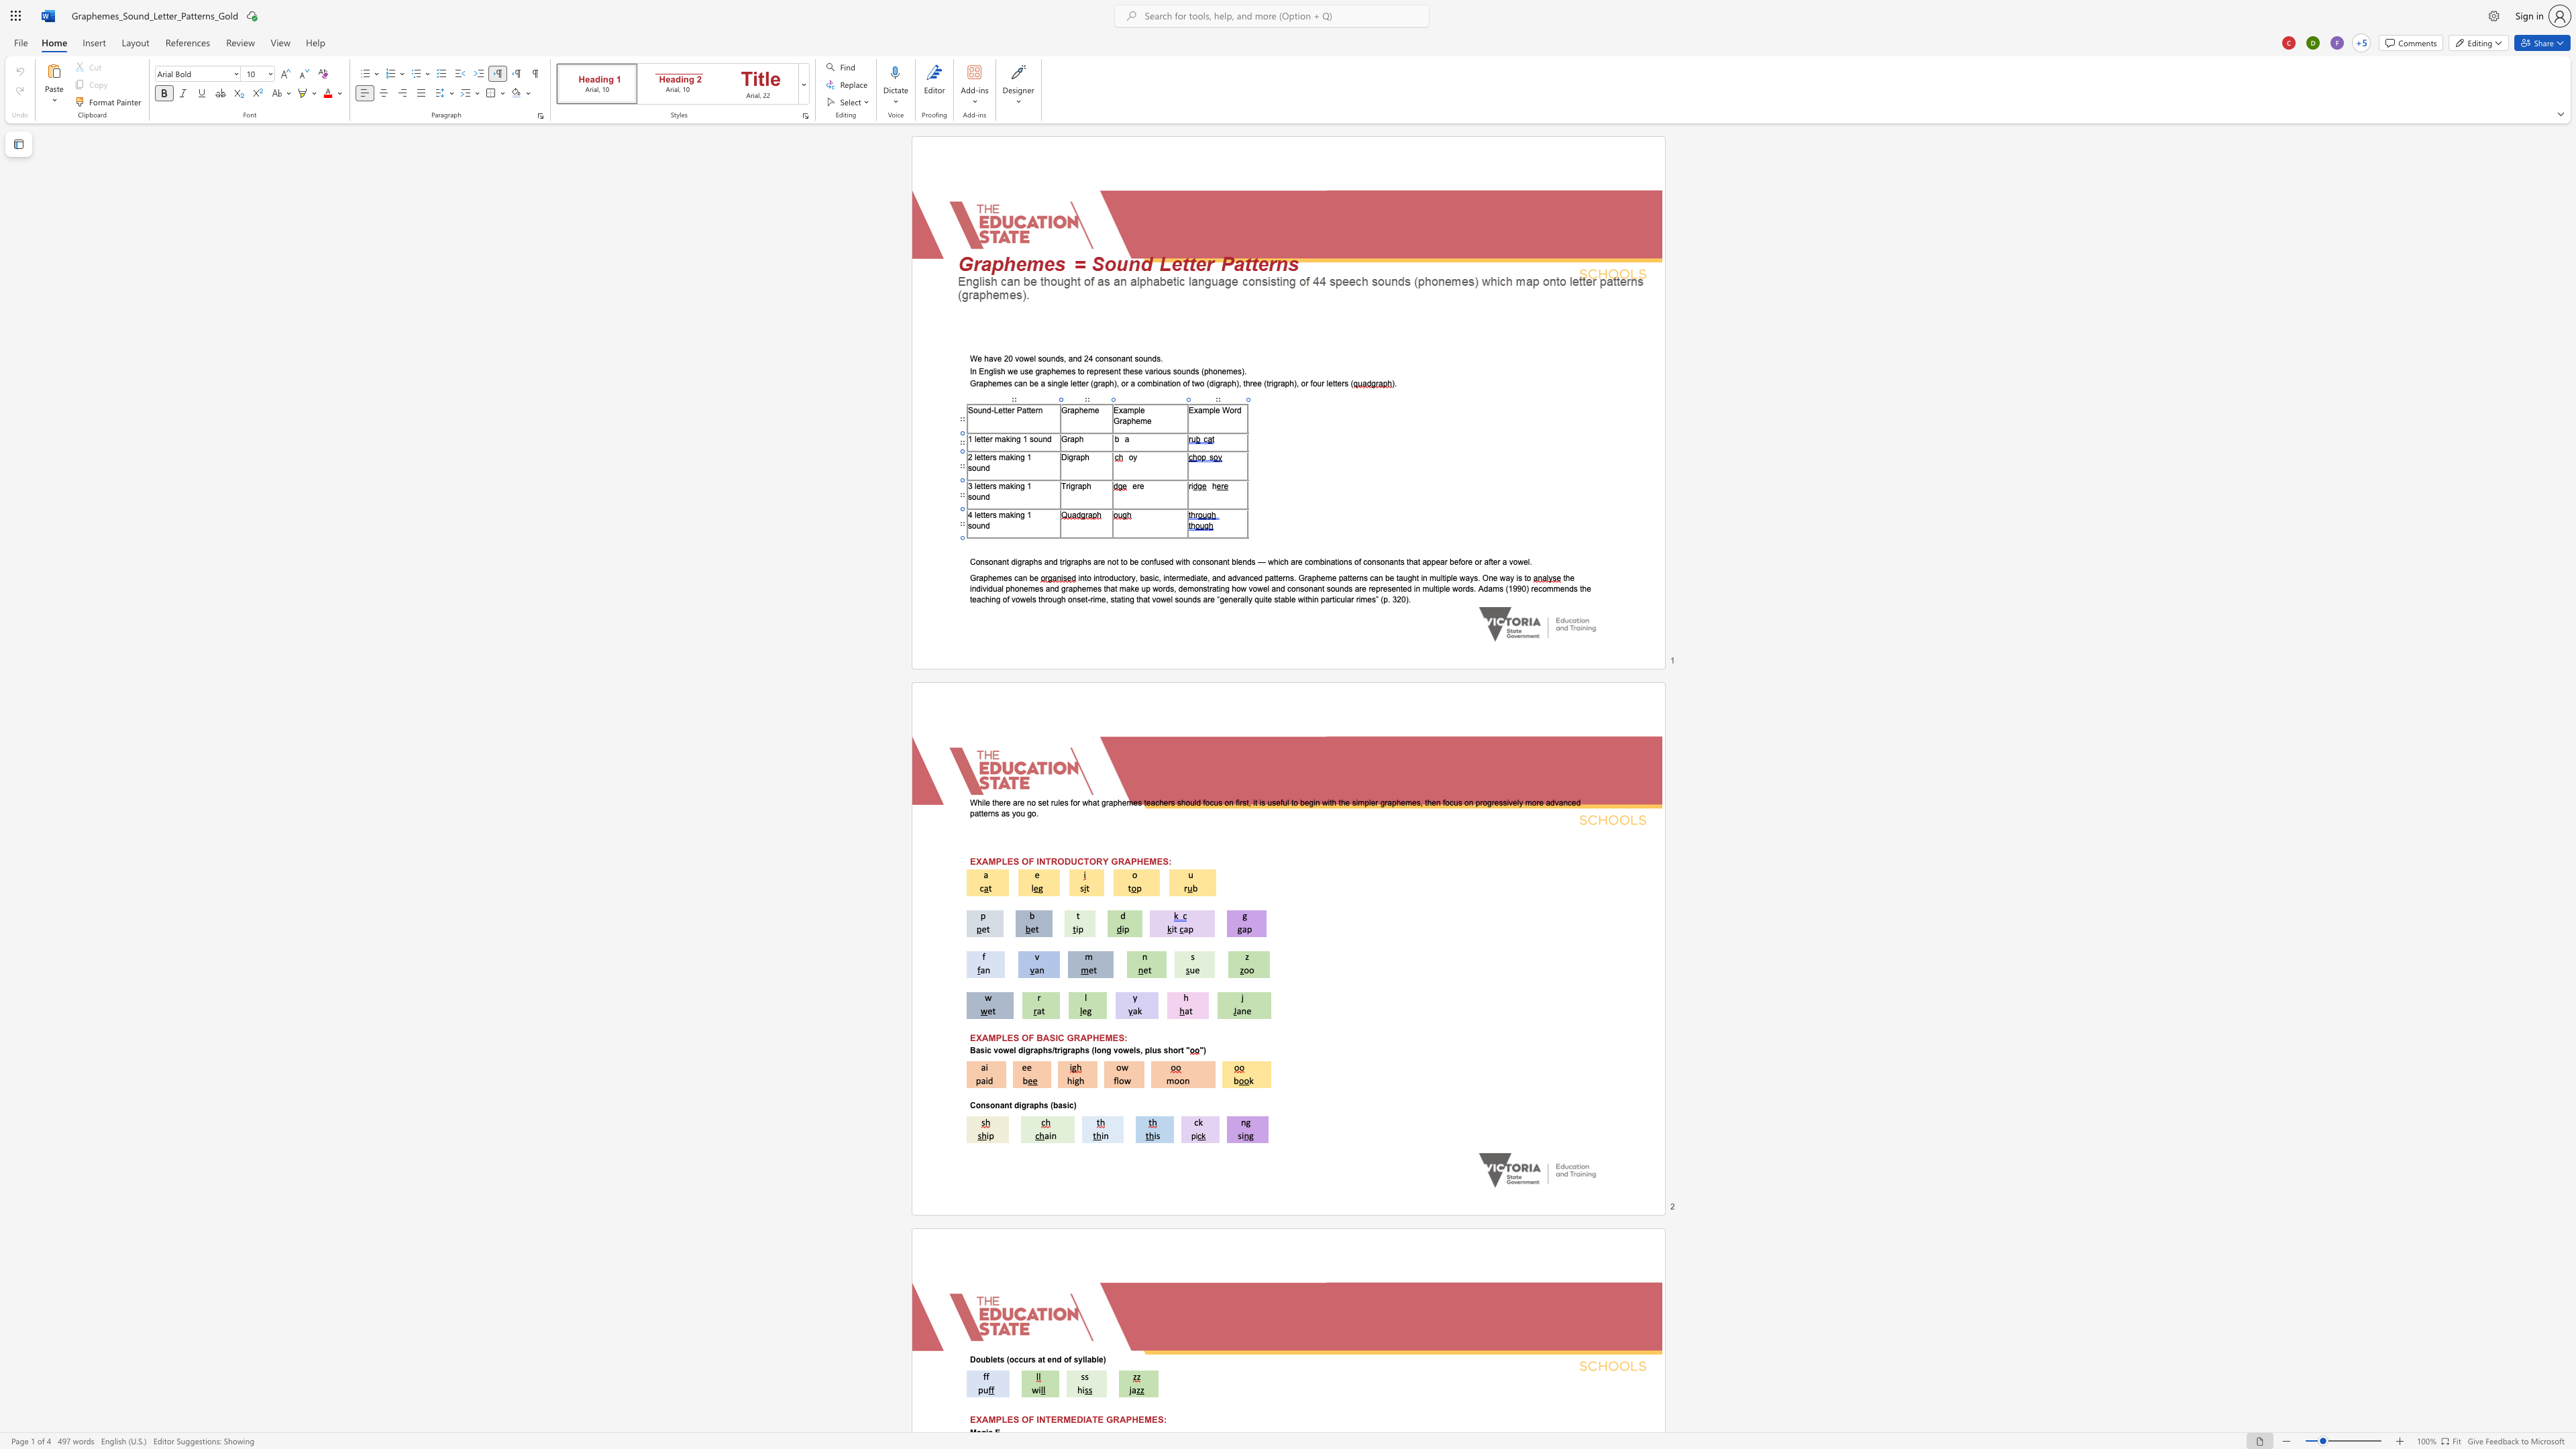 This screenshot has width=2576, height=1449. I want to click on the 1th character "h" in the text, so click(1040, 1104).